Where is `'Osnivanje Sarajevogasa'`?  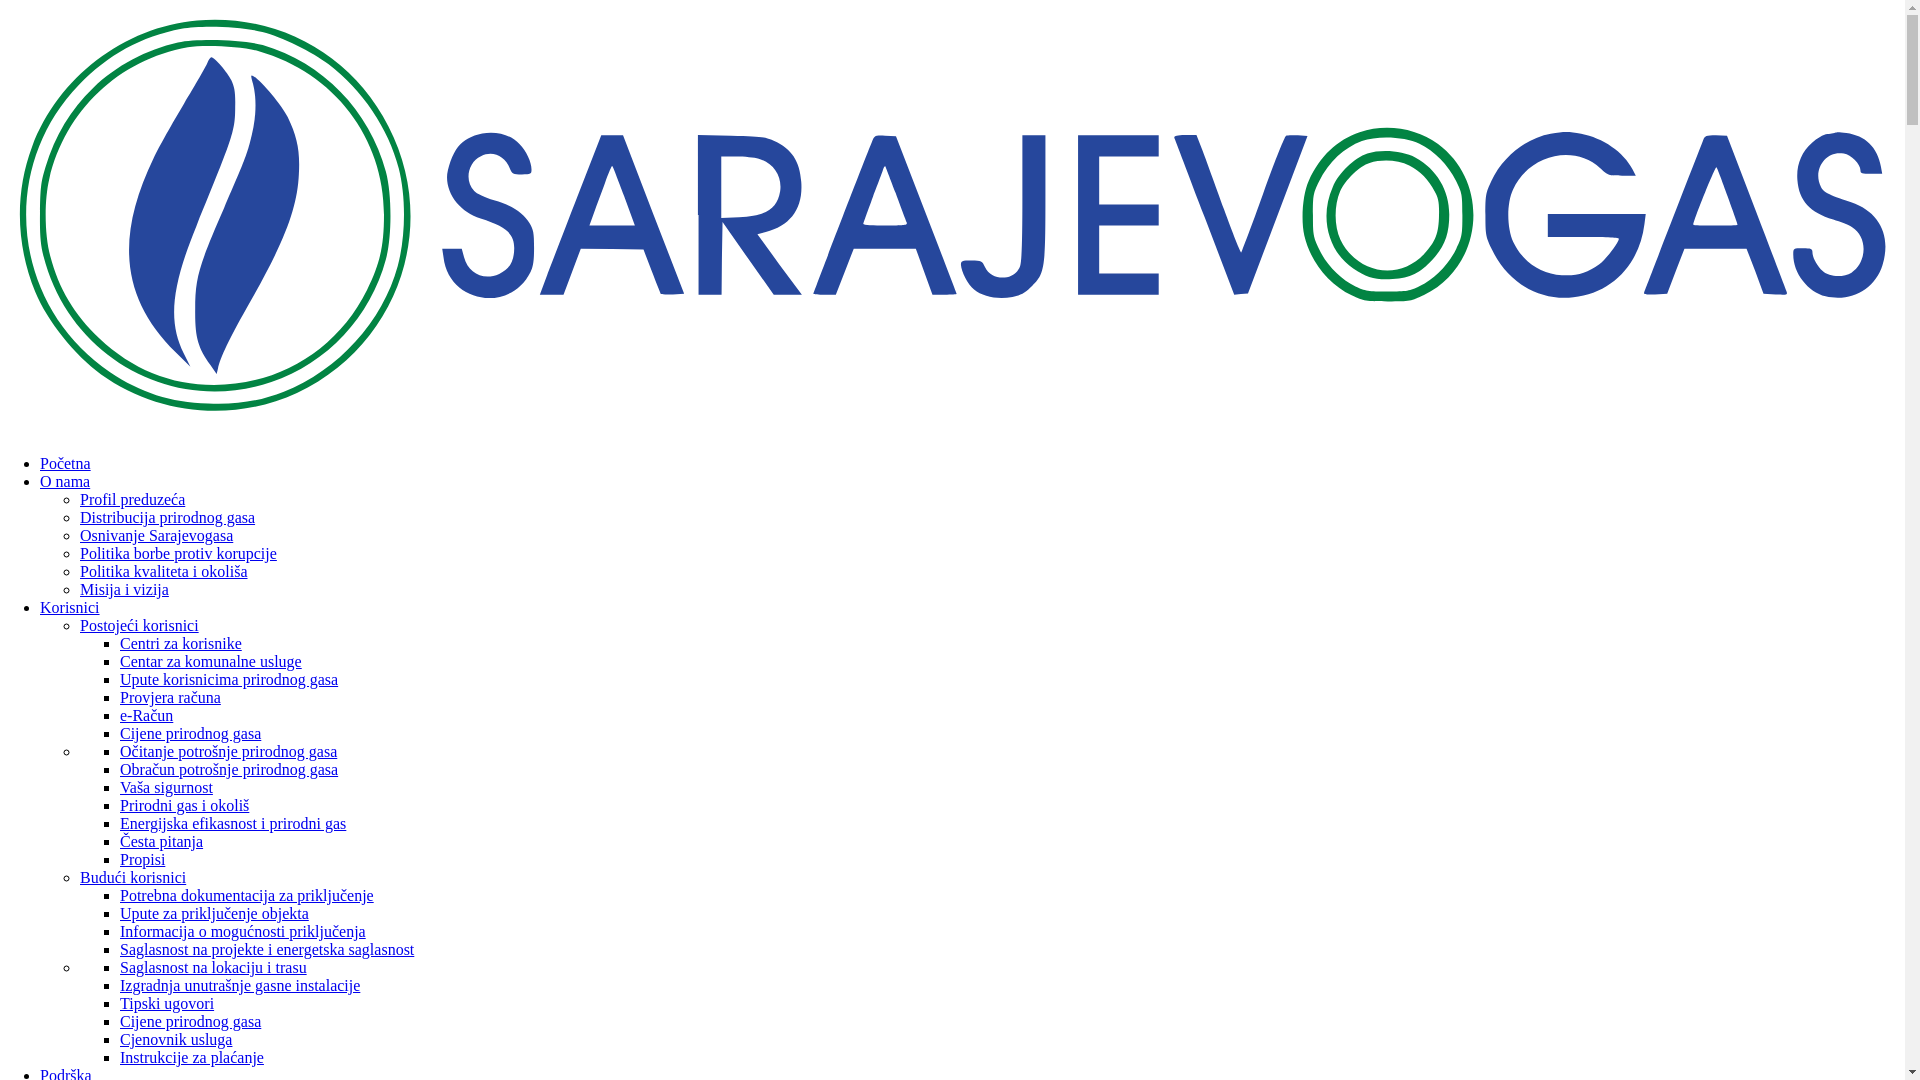 'Osnivanje Sarajevogasa' is located at coordinates (155, 534).